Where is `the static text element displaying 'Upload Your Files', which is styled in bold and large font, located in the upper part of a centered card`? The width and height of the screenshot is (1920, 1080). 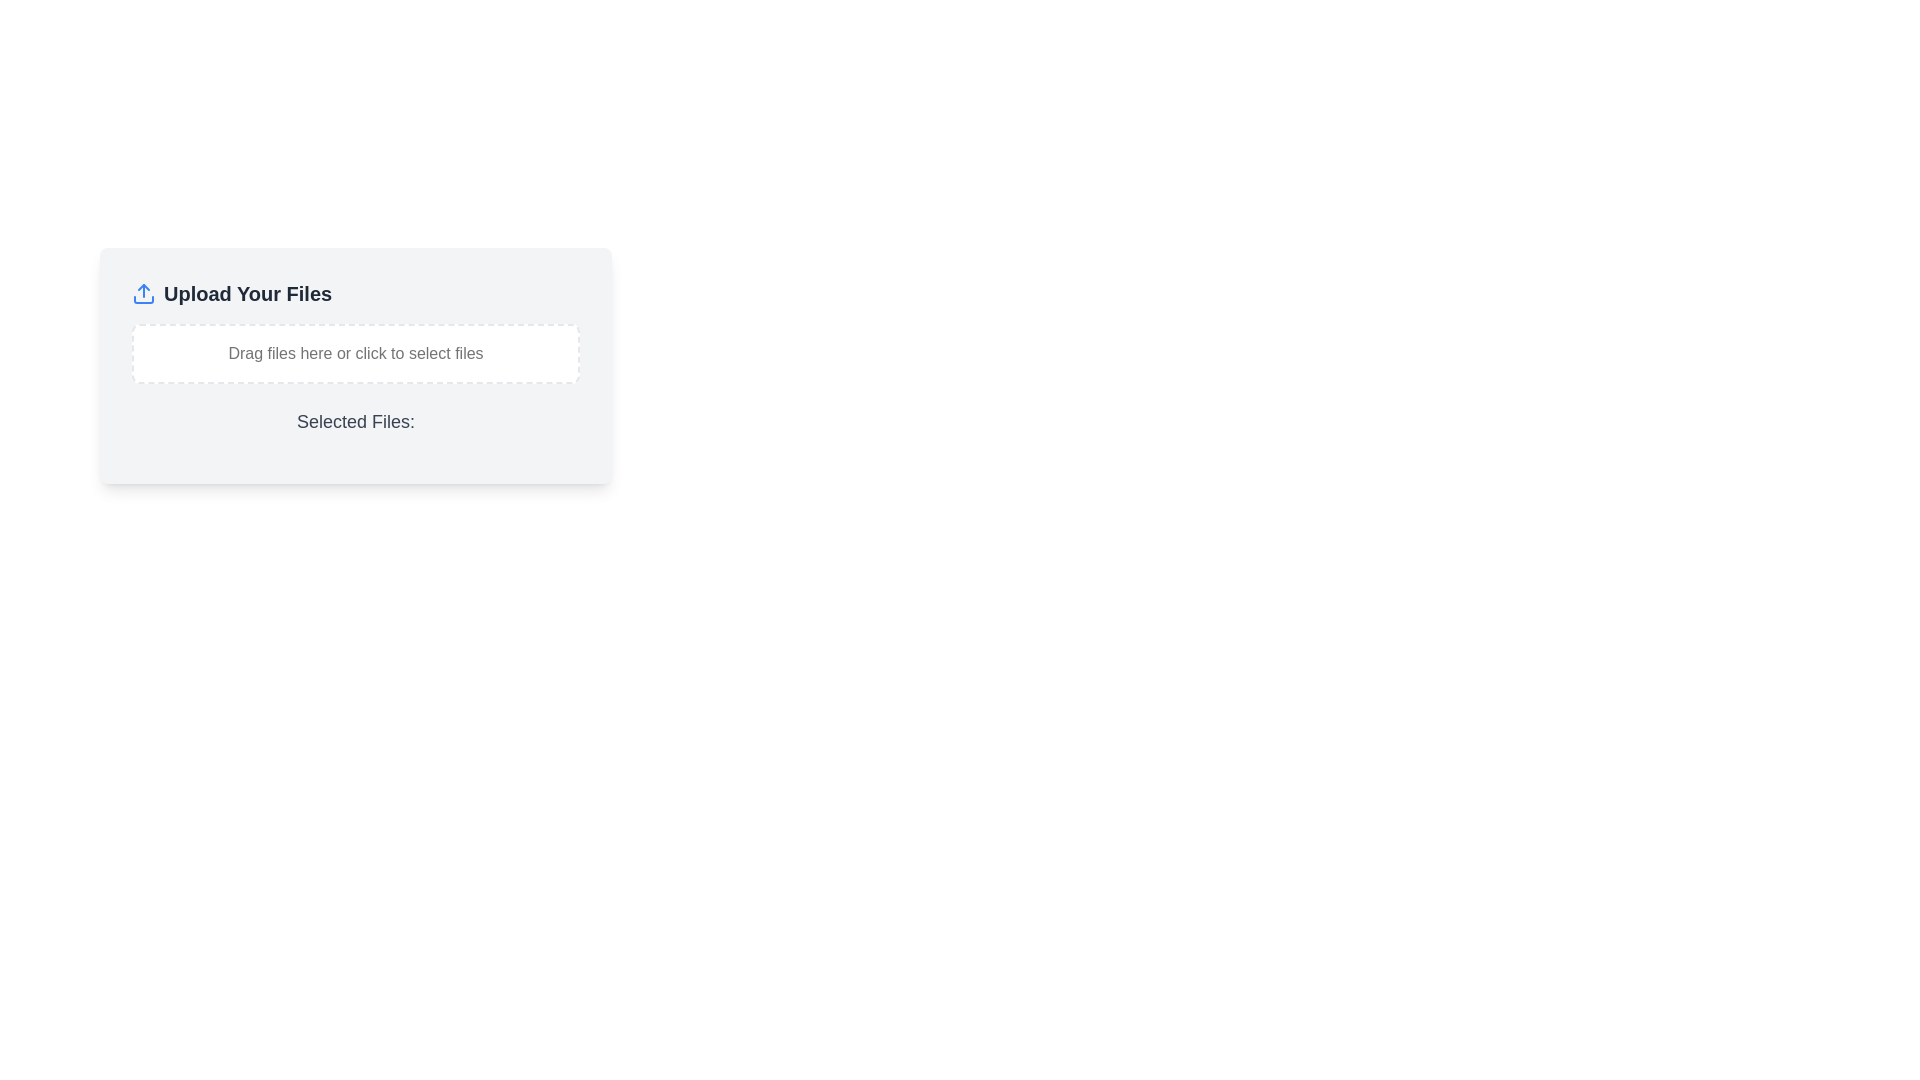 the static text element displaying 'Upload Your Files', which is styled in bold and large font, located in the upper part of a centered card is located at coordinates (247, 293).